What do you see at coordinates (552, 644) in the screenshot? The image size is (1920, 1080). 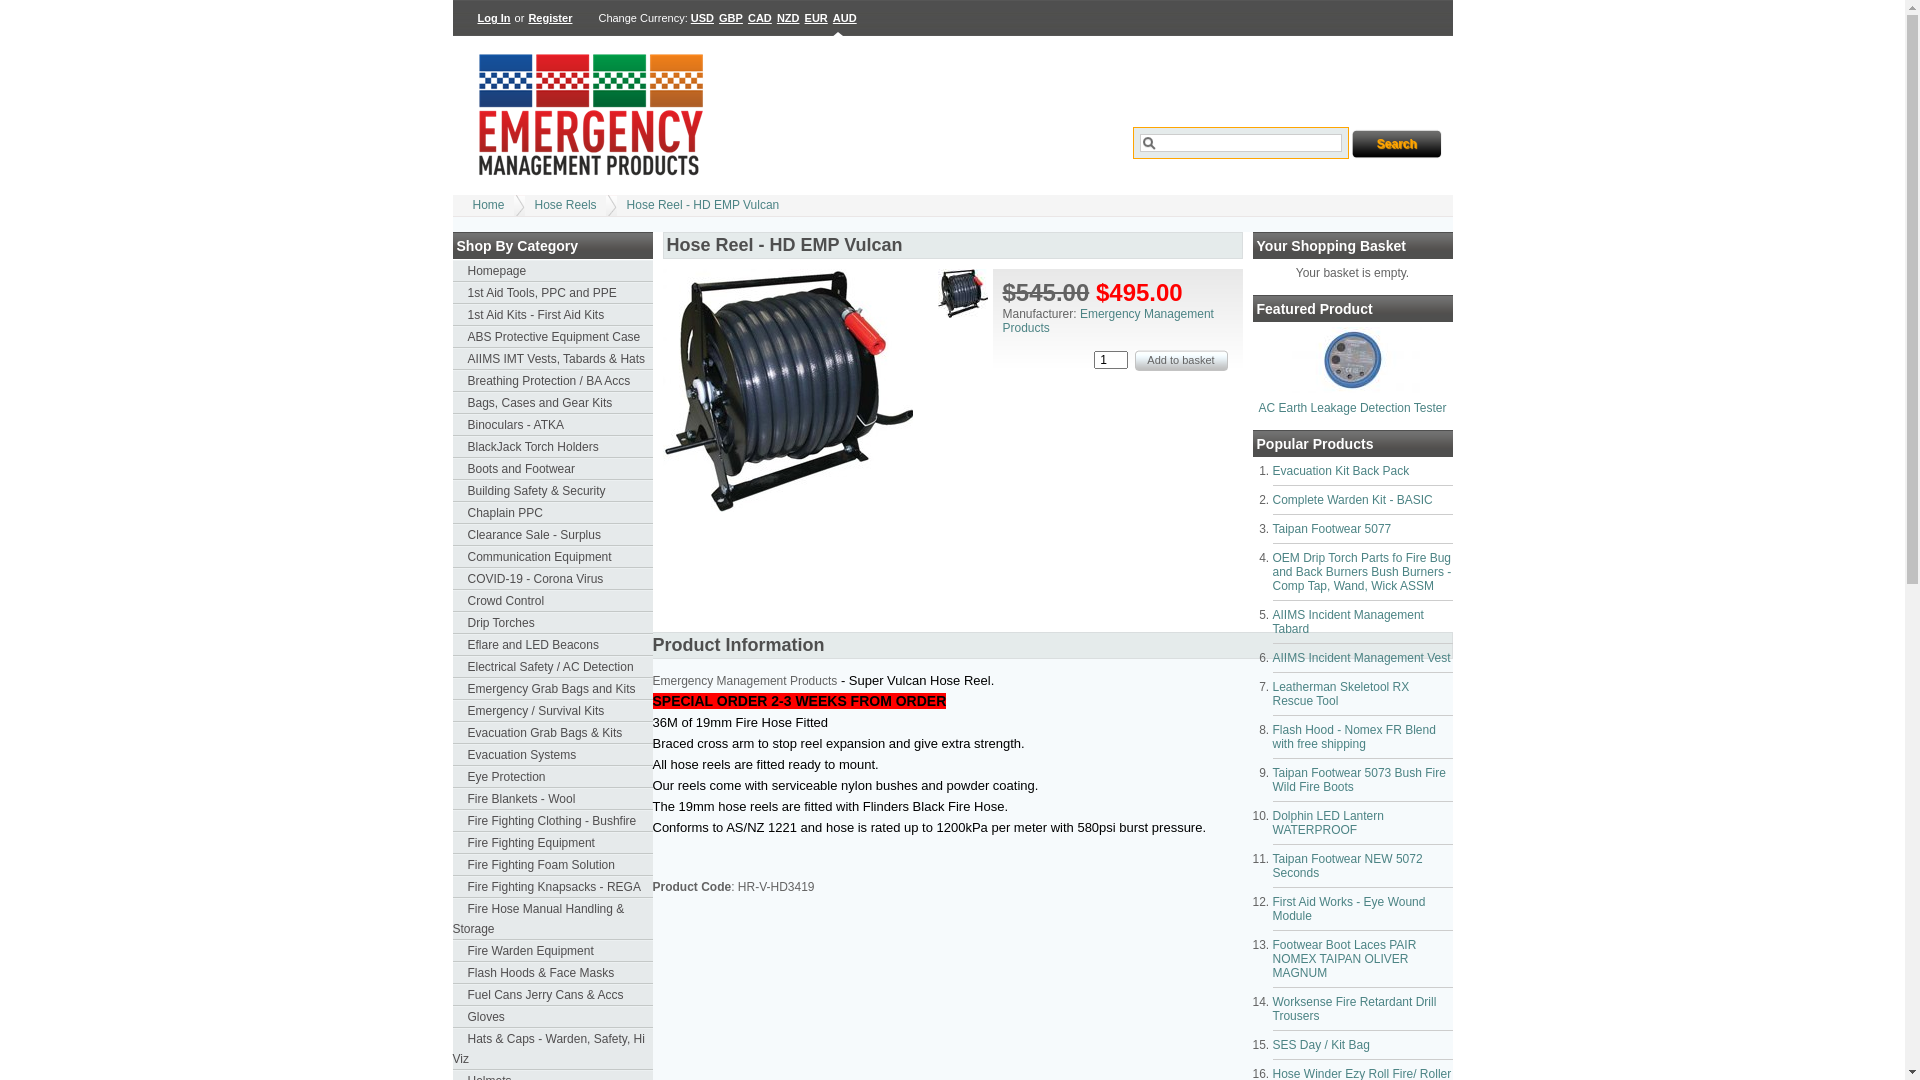 I see `'Eflare and LED Beacons'` at bounding box center [552, 644].